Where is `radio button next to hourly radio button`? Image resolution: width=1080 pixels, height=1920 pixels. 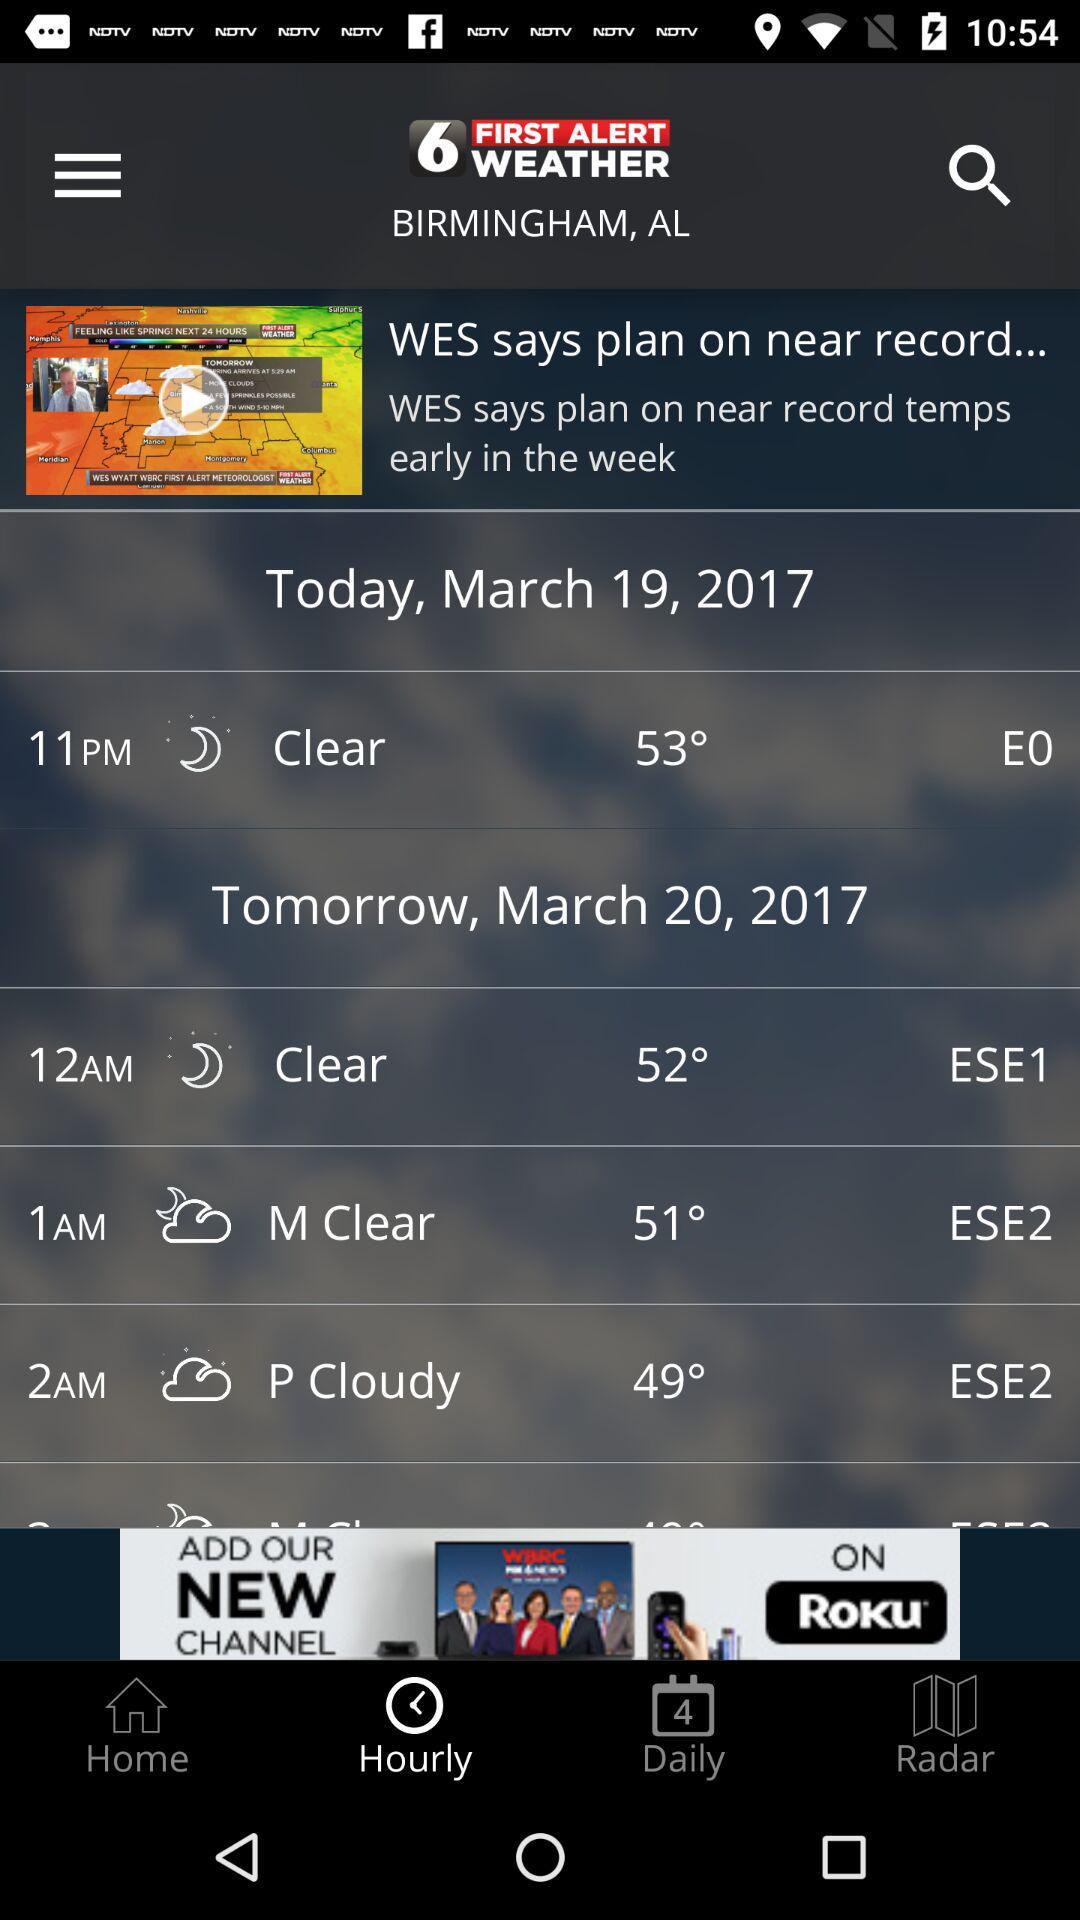 radio button next to hourly radio button is located at coordinates (135, 1726).